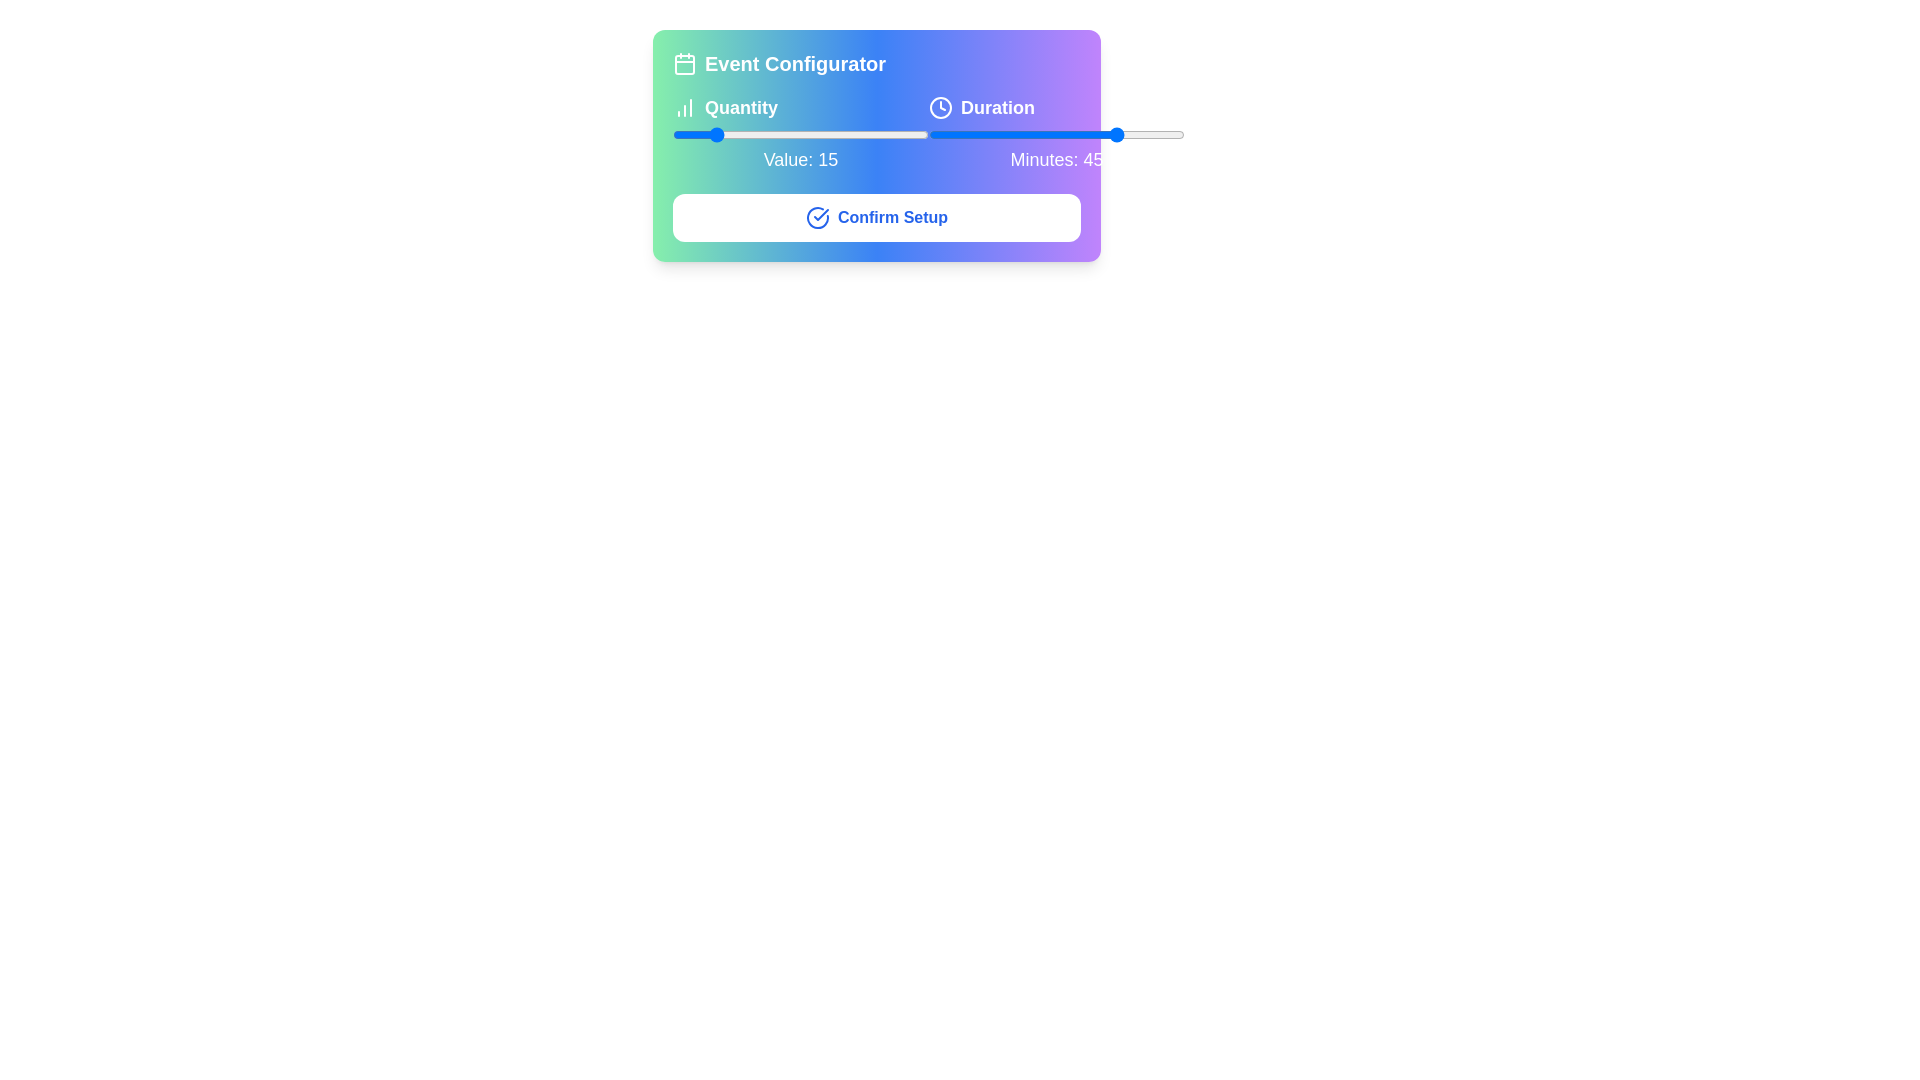  I want to click on duration, so click(1068, 135).